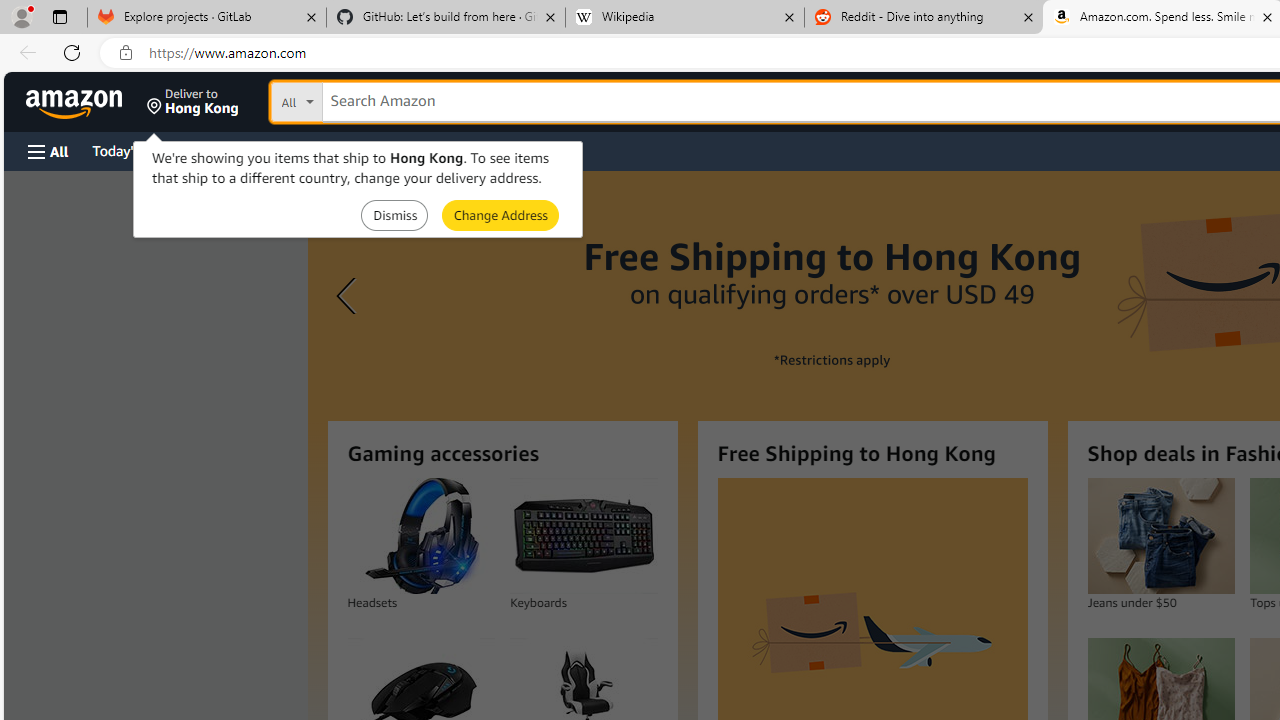 The image size is (1280, 720). I want to click on 'Previous slide', so click(349, 296).